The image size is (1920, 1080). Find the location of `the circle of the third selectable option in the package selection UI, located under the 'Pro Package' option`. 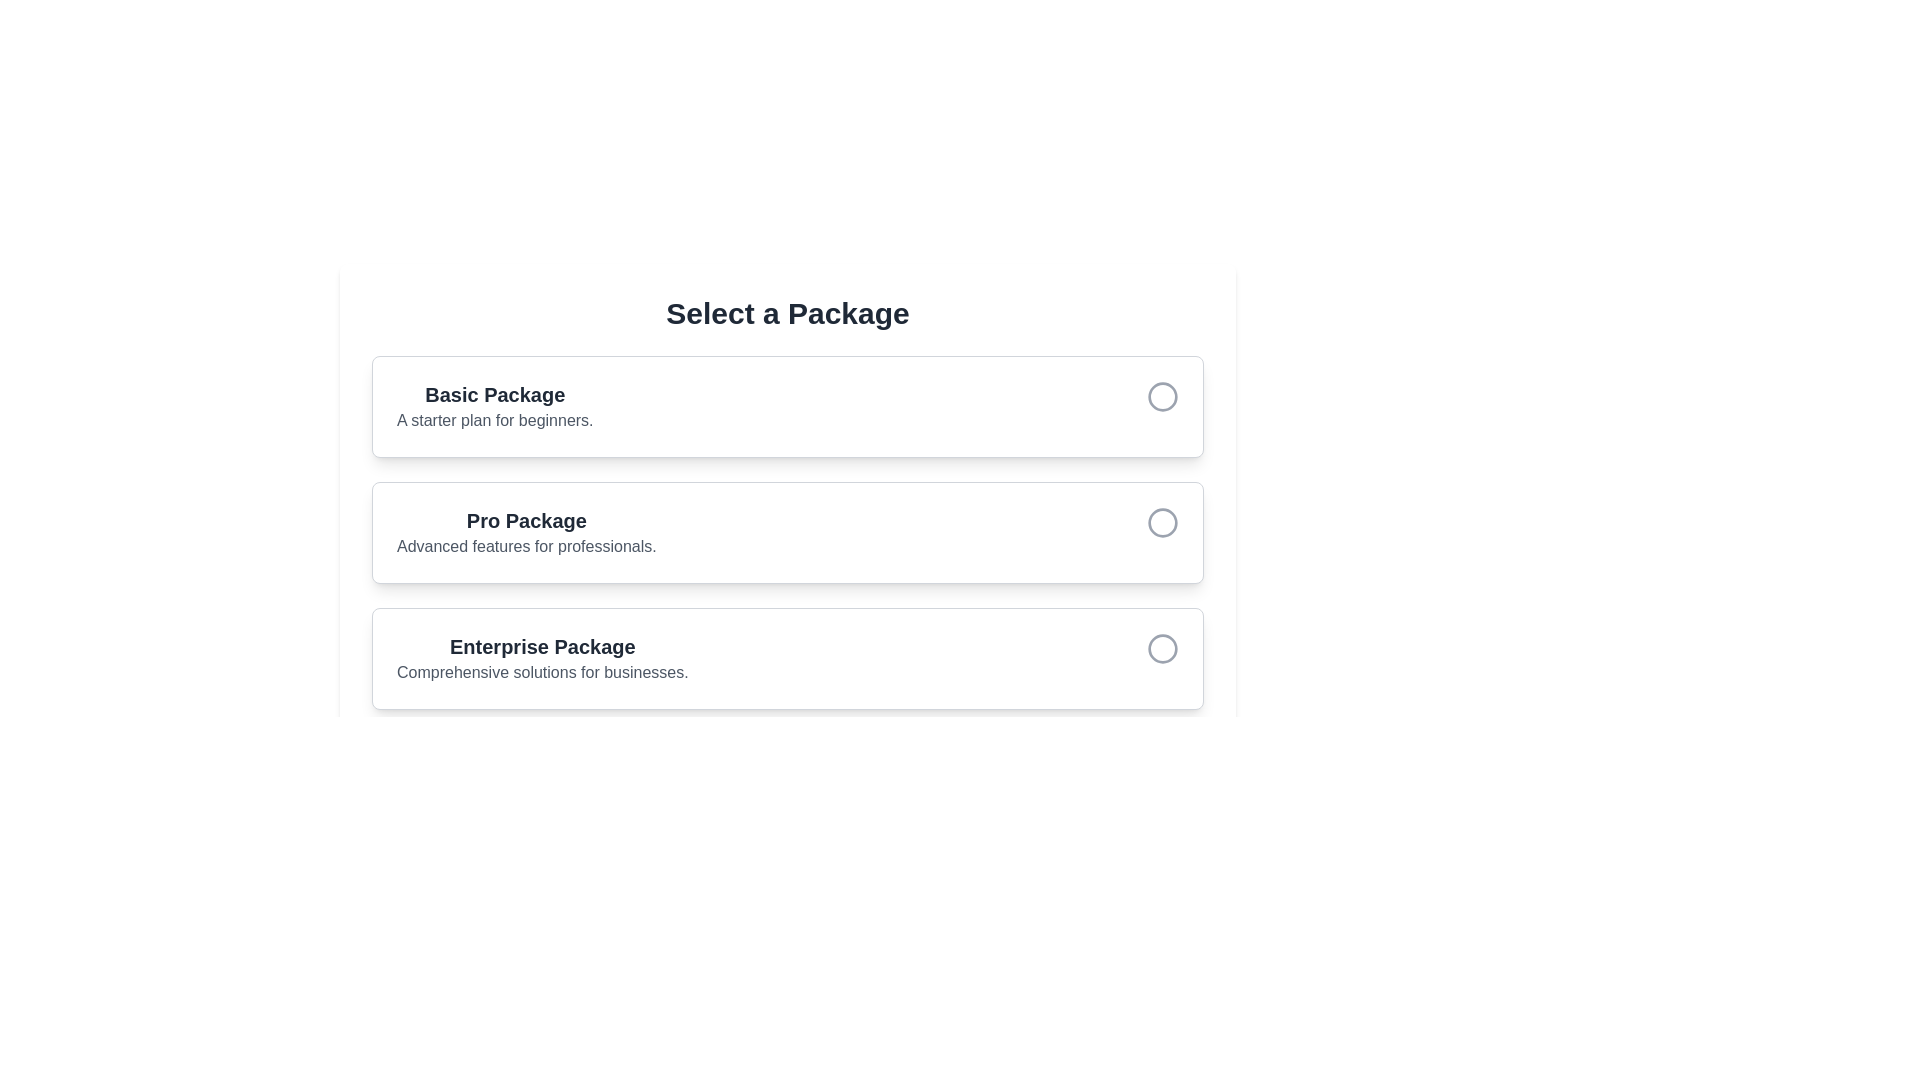

the circle of the third selectable option in the package selection UI, located under the 'Pro Package' option is located at coordinates (786, 659).